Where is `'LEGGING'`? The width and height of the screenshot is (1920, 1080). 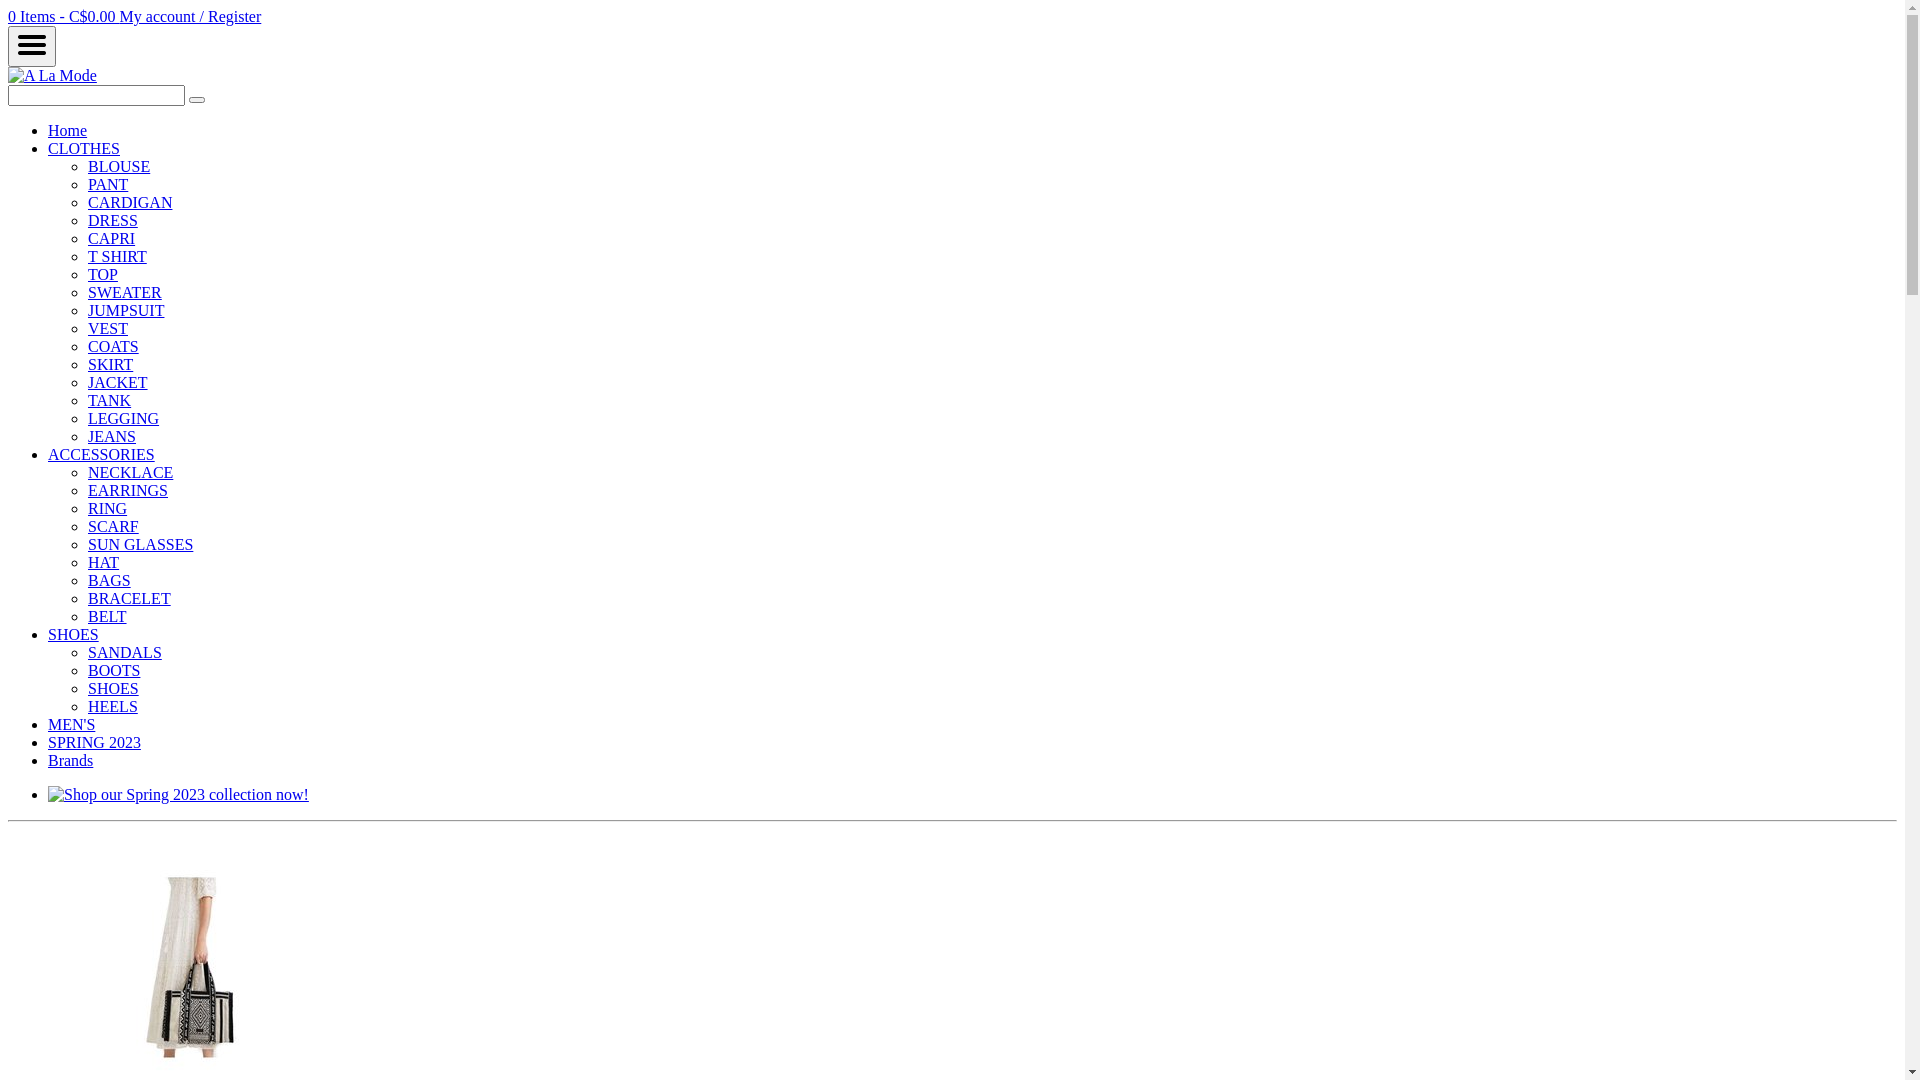 'LEGGING' is located at coordinates (122, 417).